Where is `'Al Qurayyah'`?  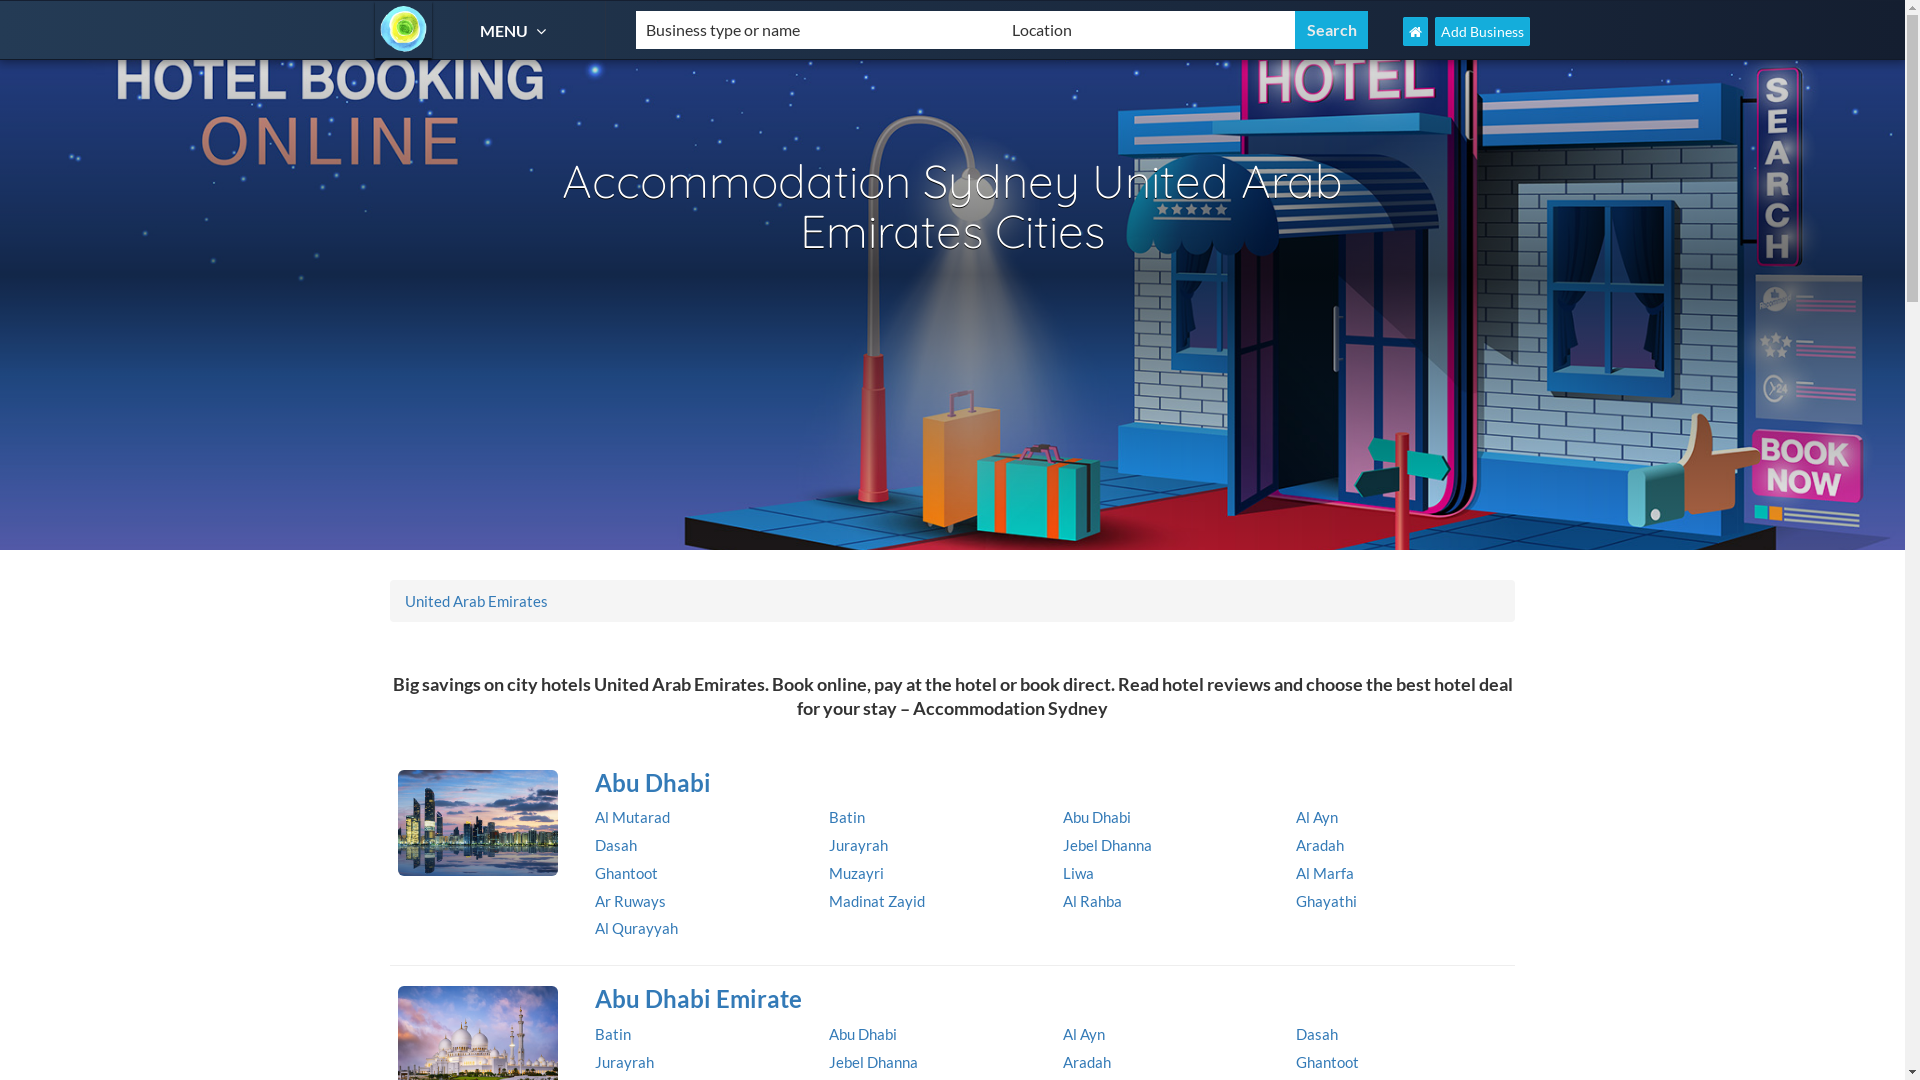 'Al Qurayyah' is located at coordinates (635, 928).